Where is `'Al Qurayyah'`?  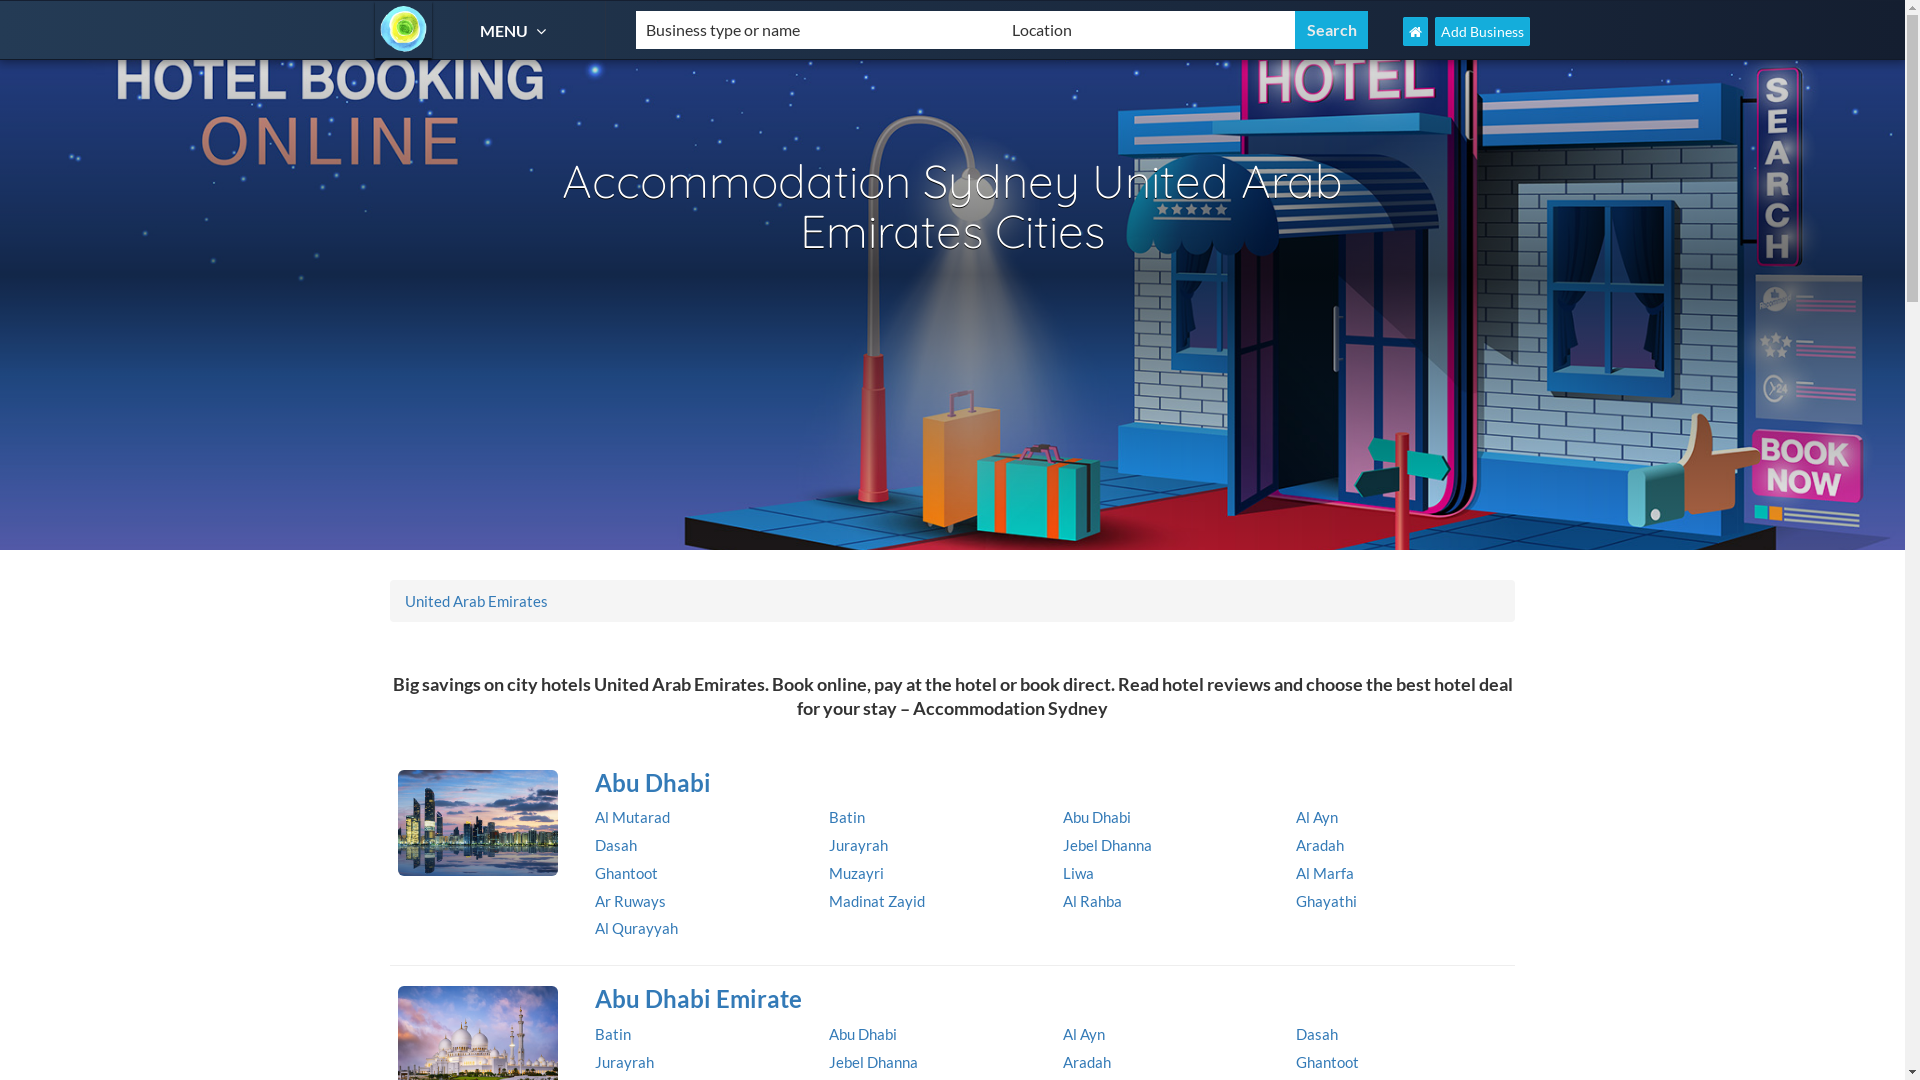 'Al Qurayyah' is located at coordinates (635, 928).